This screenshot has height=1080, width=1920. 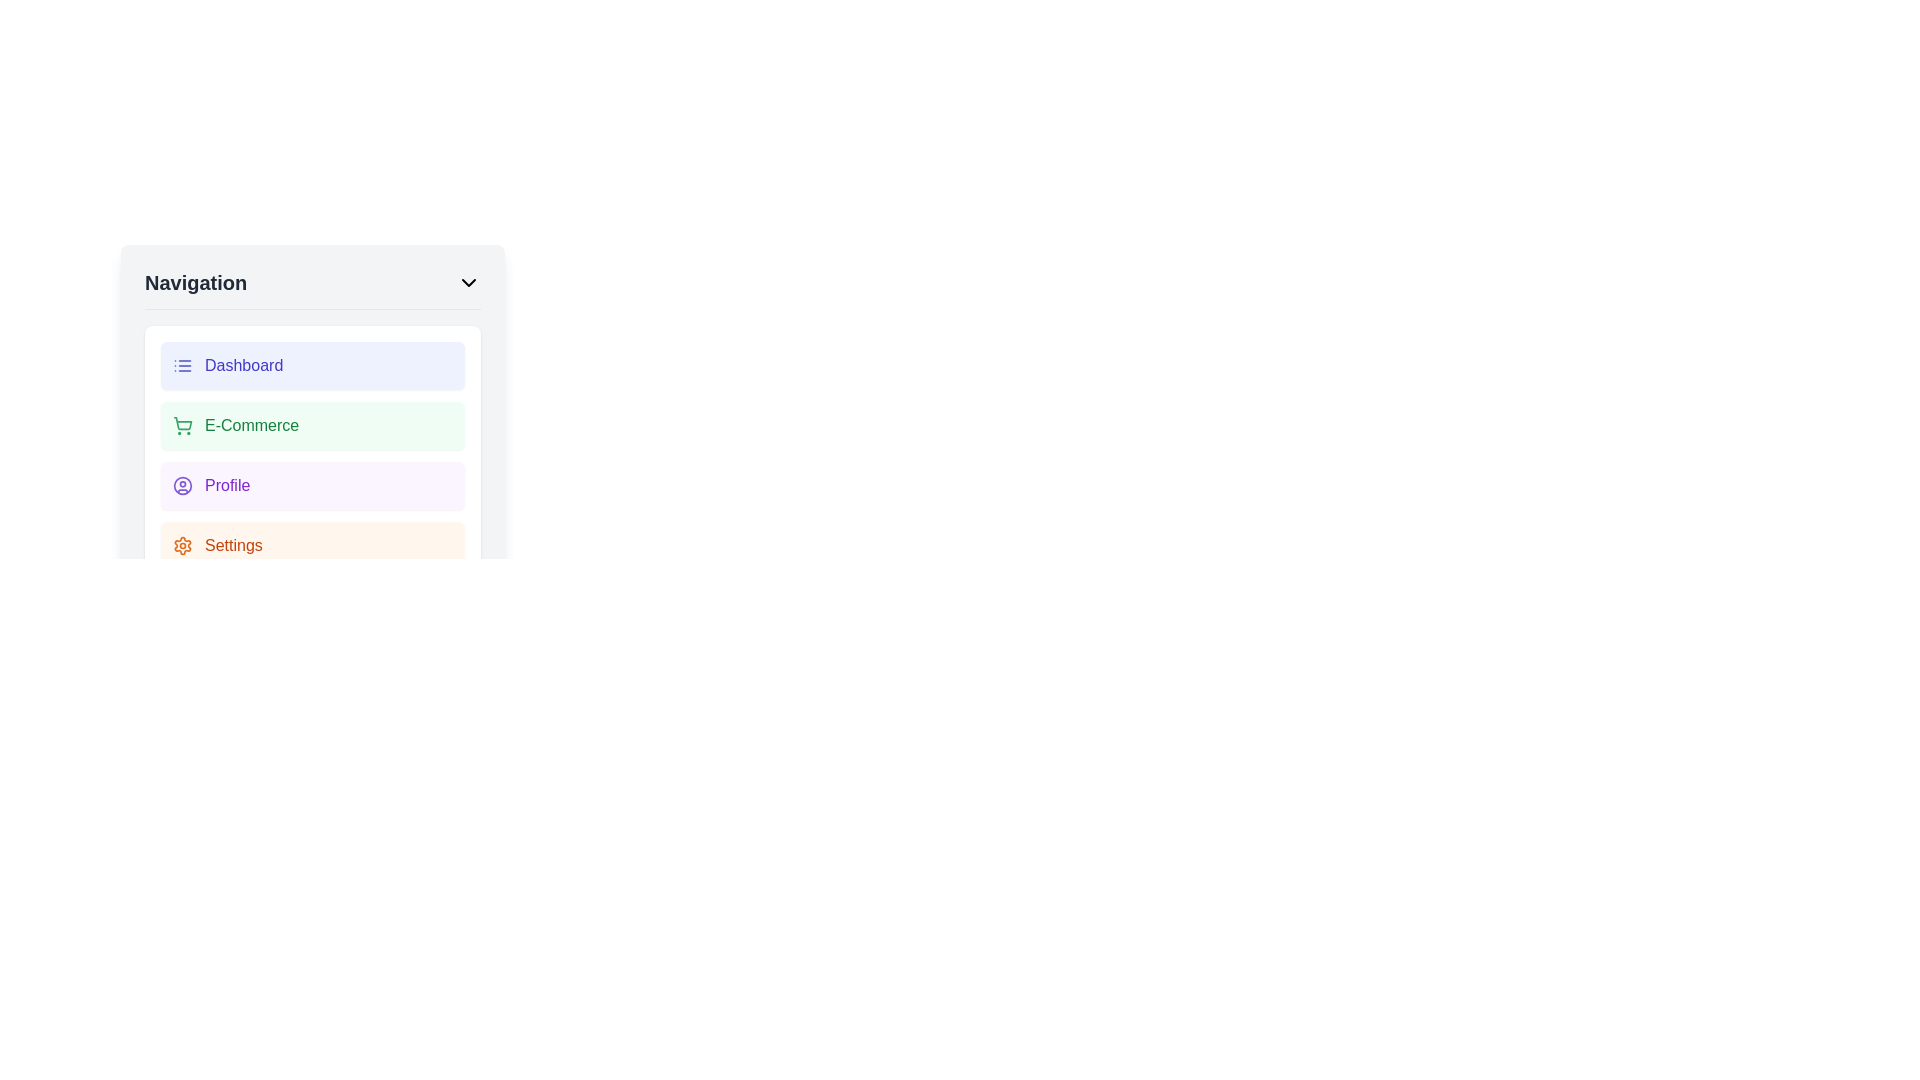 I want to click on the profile icon, which is a stylized user profile represented as a circle with a purple stroke, so click(x=182, y=486).